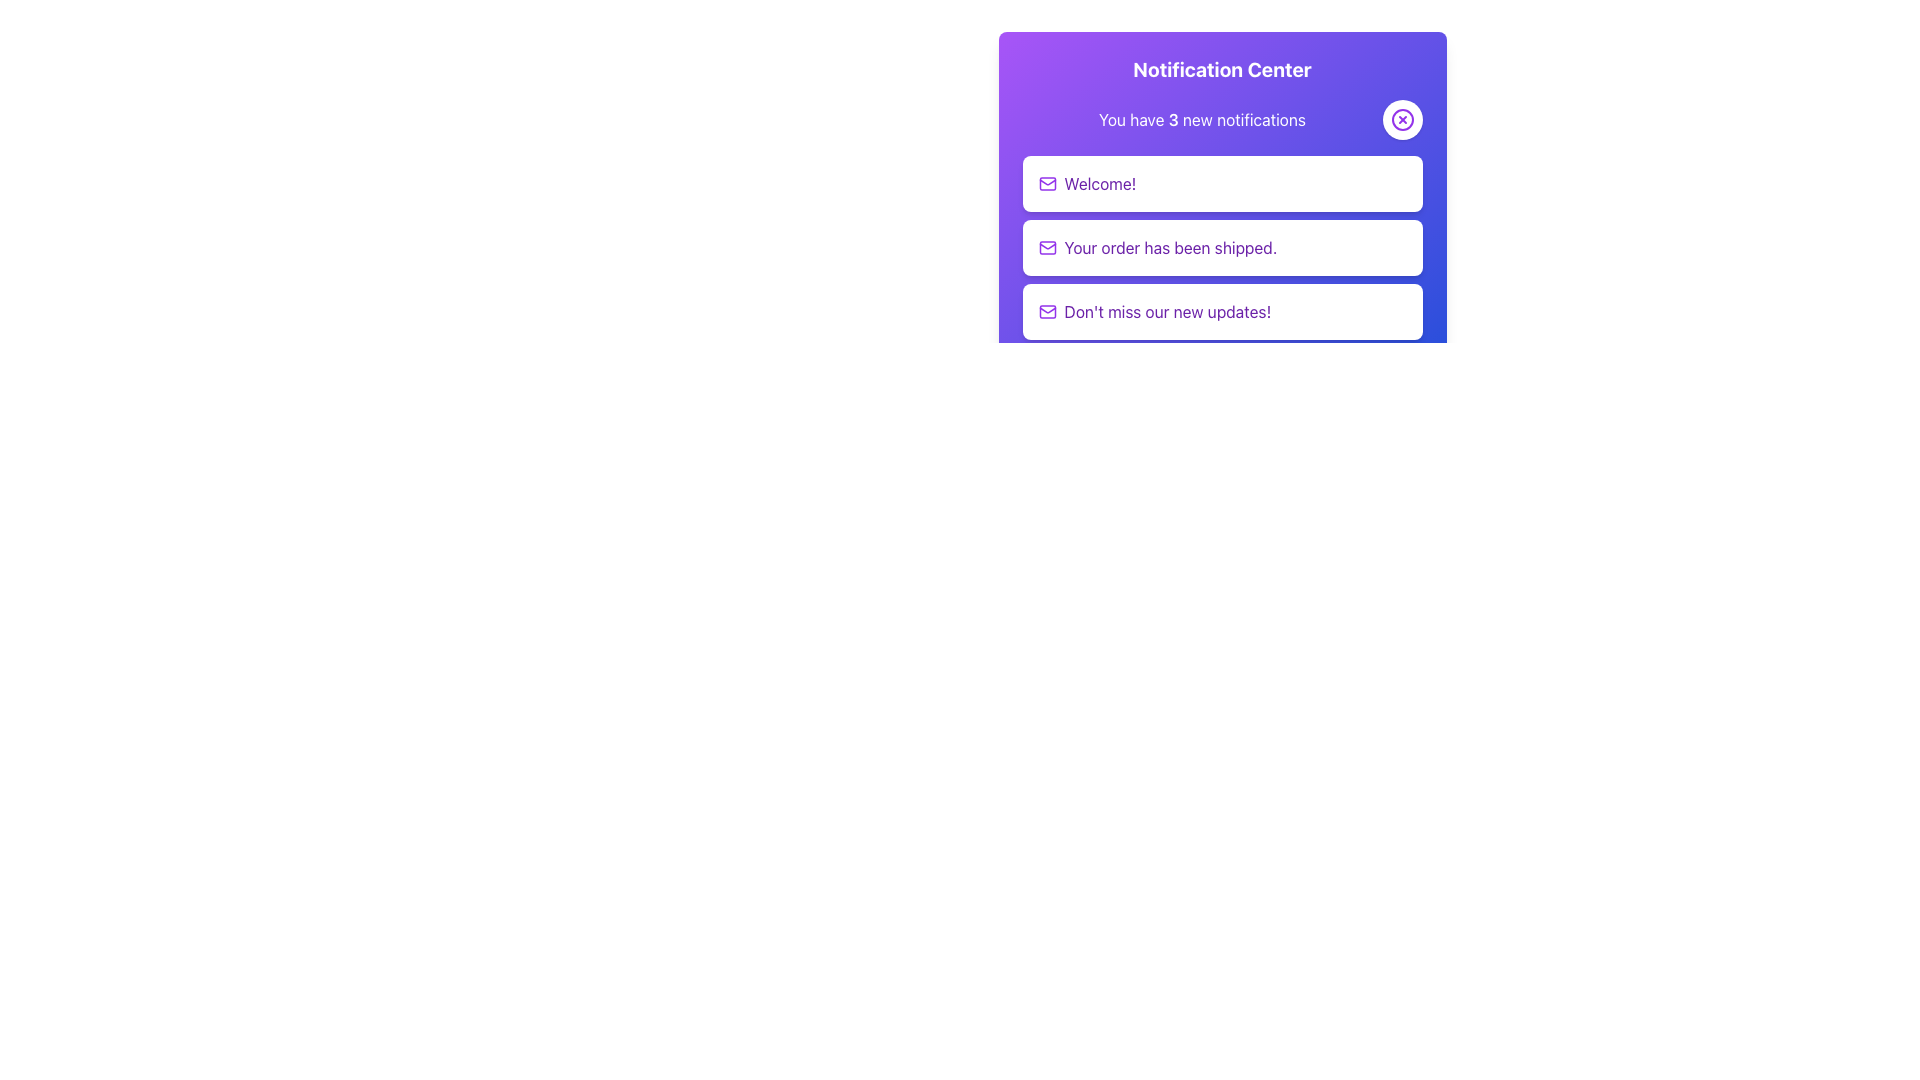 This screenshot has height=1080, width=1920. What do you see at coordinates (1221, 119) in the screenshot?
I see `the Notification bar that indicates there are 3 new notifications to read the notification information` at bounding box center [1221, 119].